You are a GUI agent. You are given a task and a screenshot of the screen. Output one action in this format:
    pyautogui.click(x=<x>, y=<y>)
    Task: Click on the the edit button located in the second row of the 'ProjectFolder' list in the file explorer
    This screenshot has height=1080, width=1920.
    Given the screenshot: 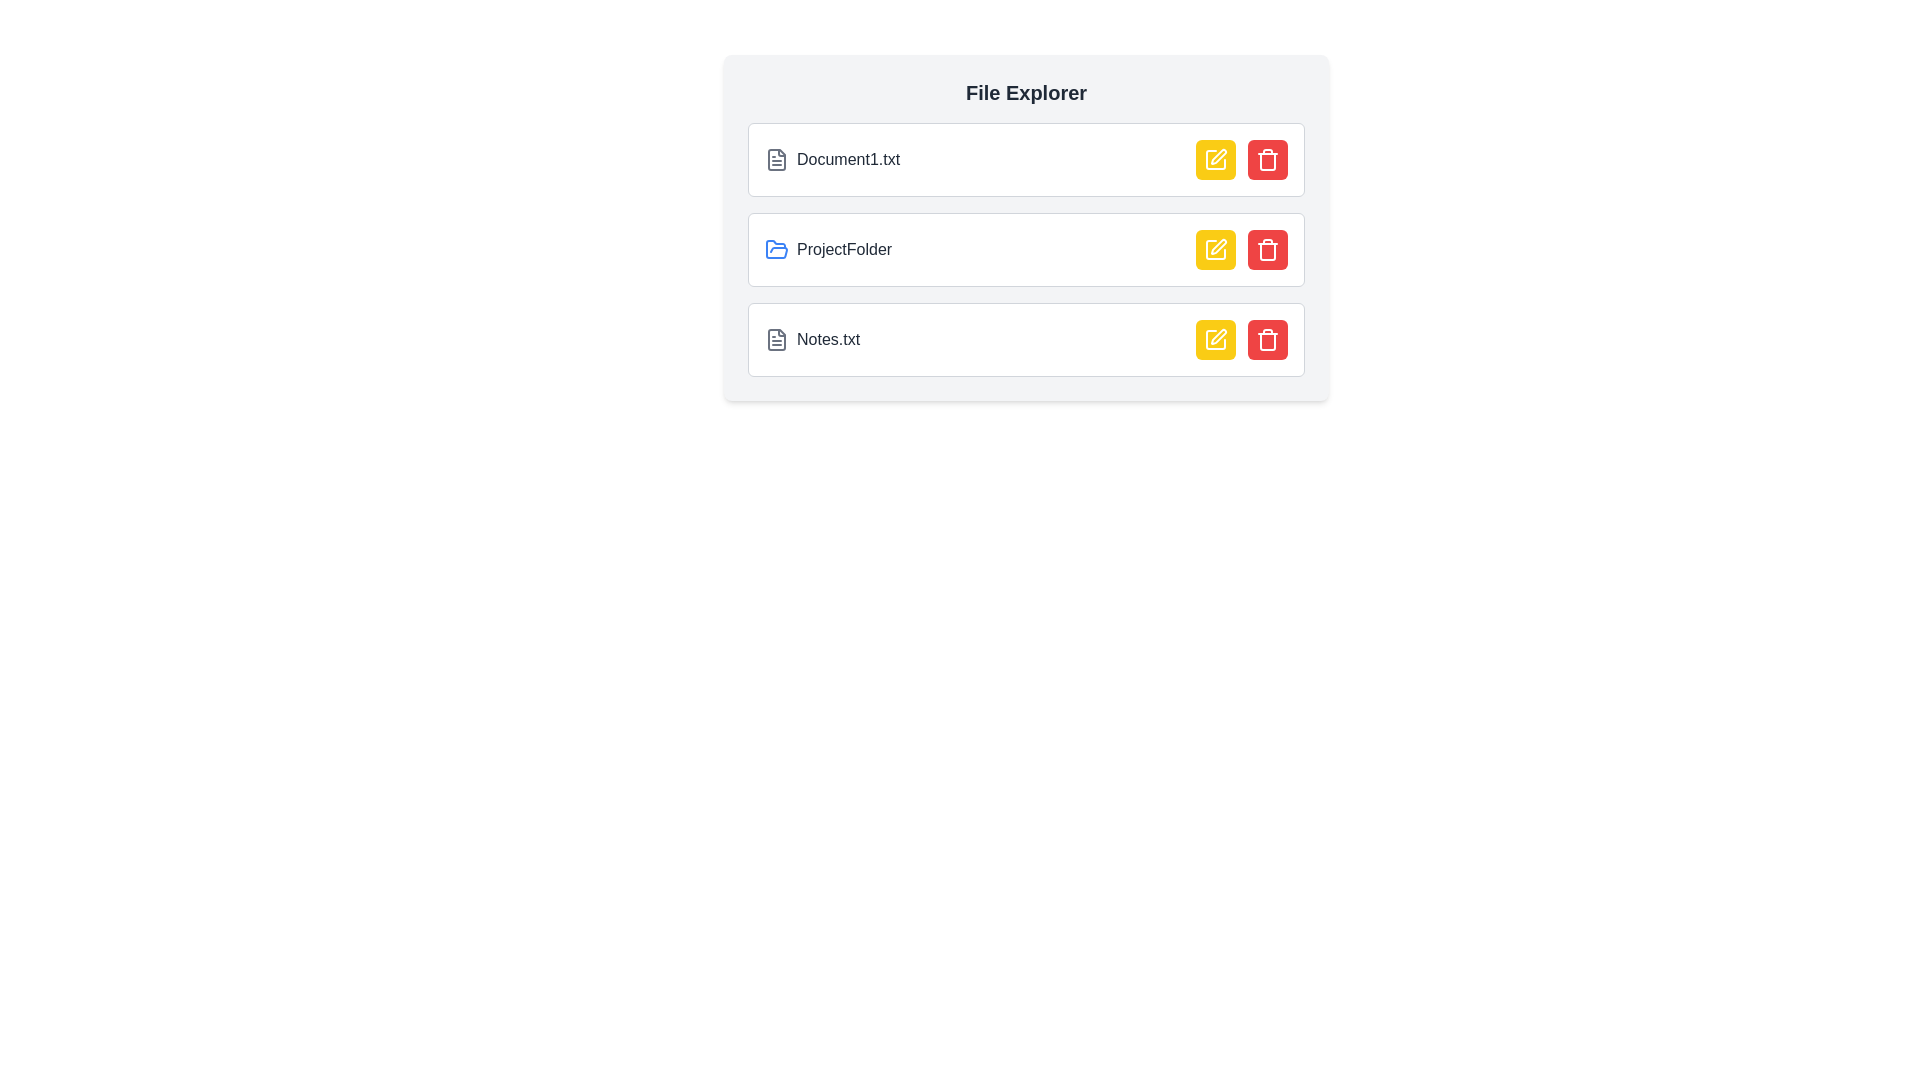 What is the action you would take?
    pyautogui.click(x=1214, y=249)
    